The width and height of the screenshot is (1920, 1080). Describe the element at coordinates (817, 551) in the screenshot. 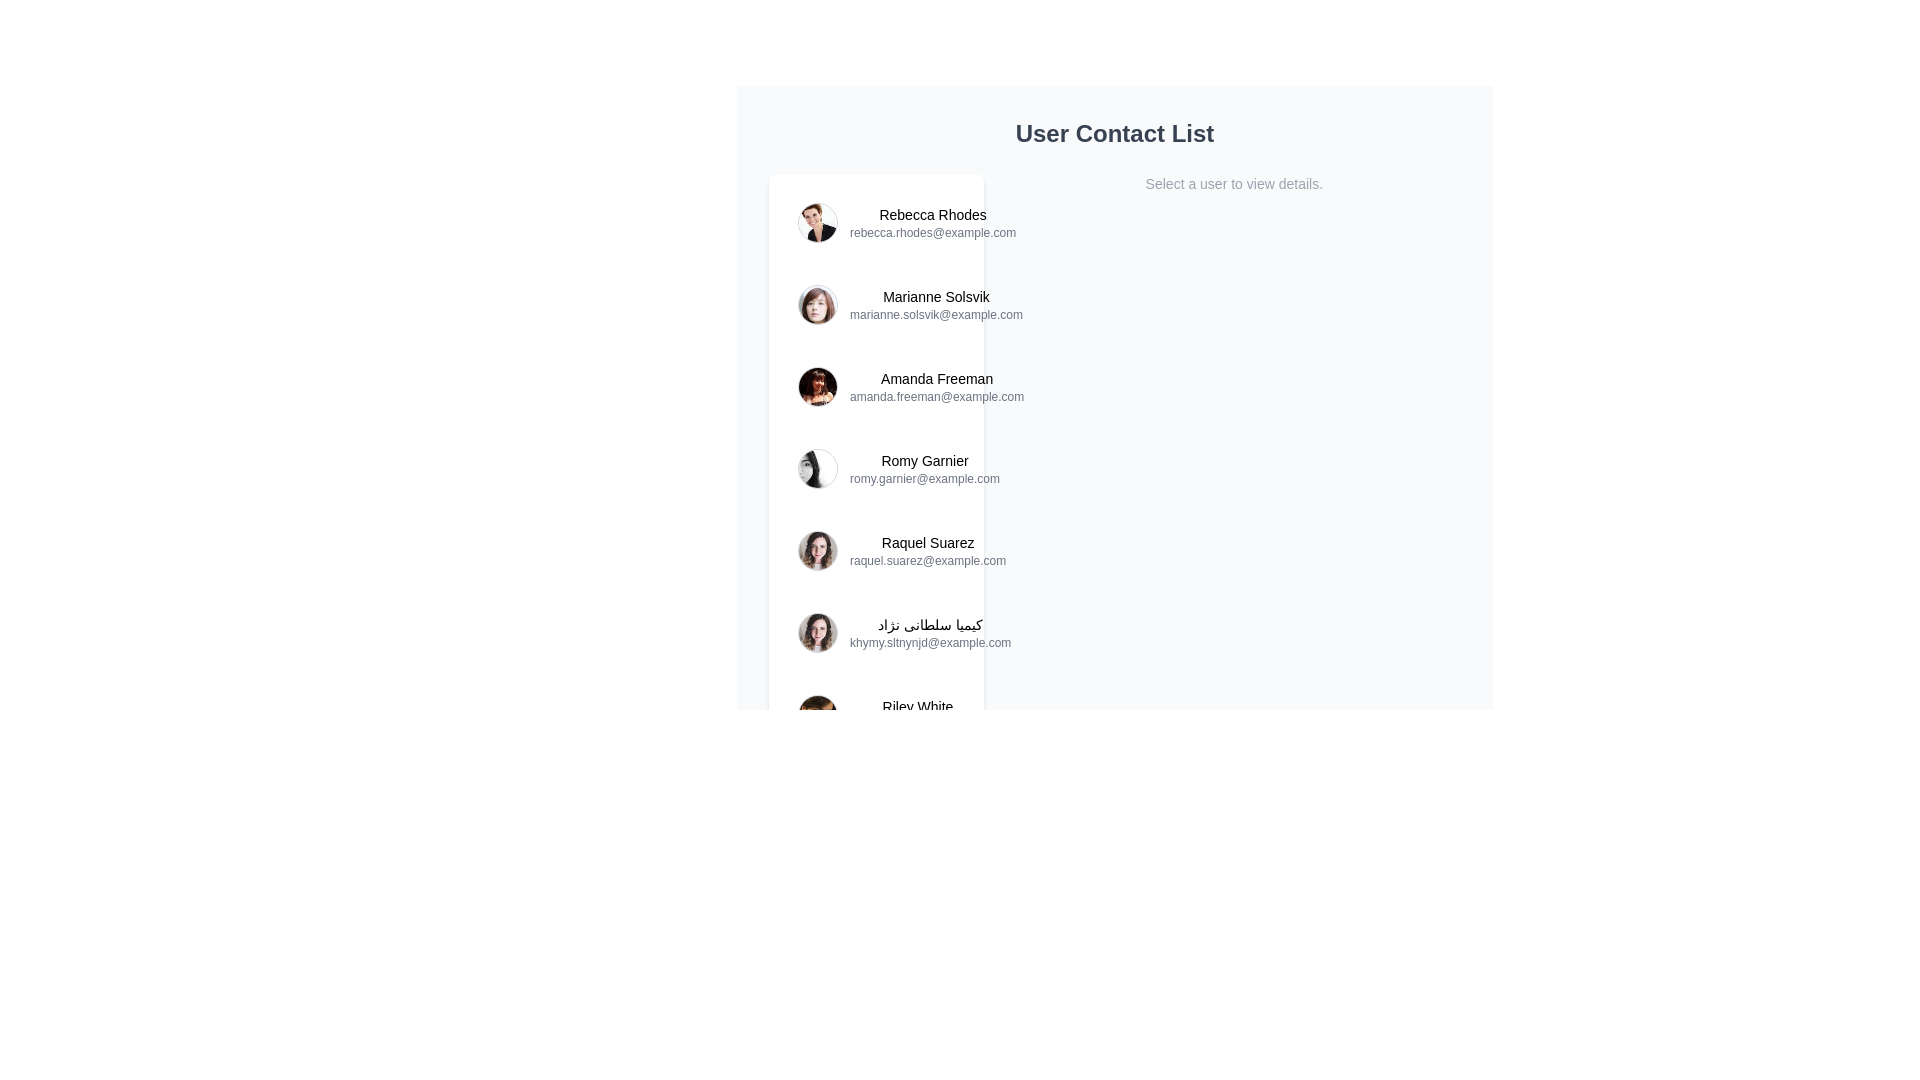

I see `the circular user avatar of Raquel Suarez, located in the fifth row of the contact list` at that location.